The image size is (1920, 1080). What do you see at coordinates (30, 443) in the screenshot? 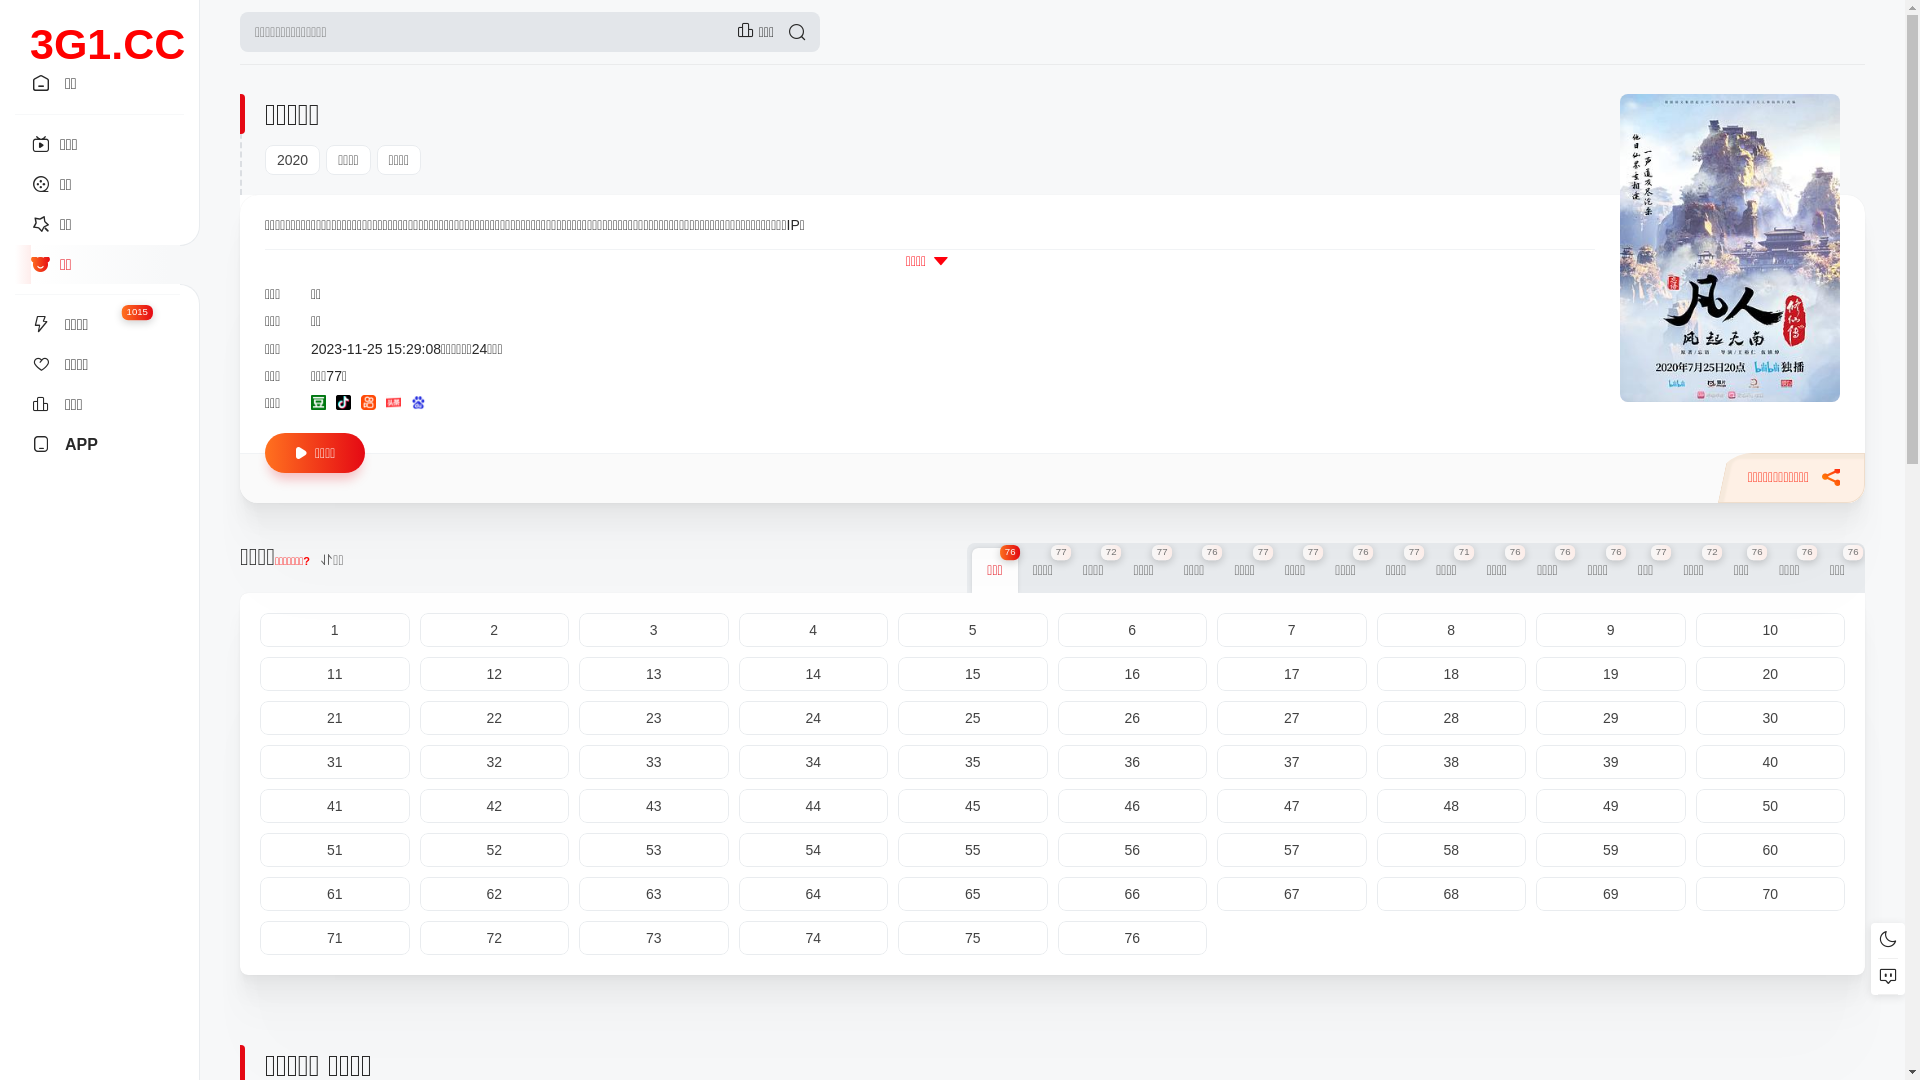
I see `'APP'` at bounding box center [30, 443].